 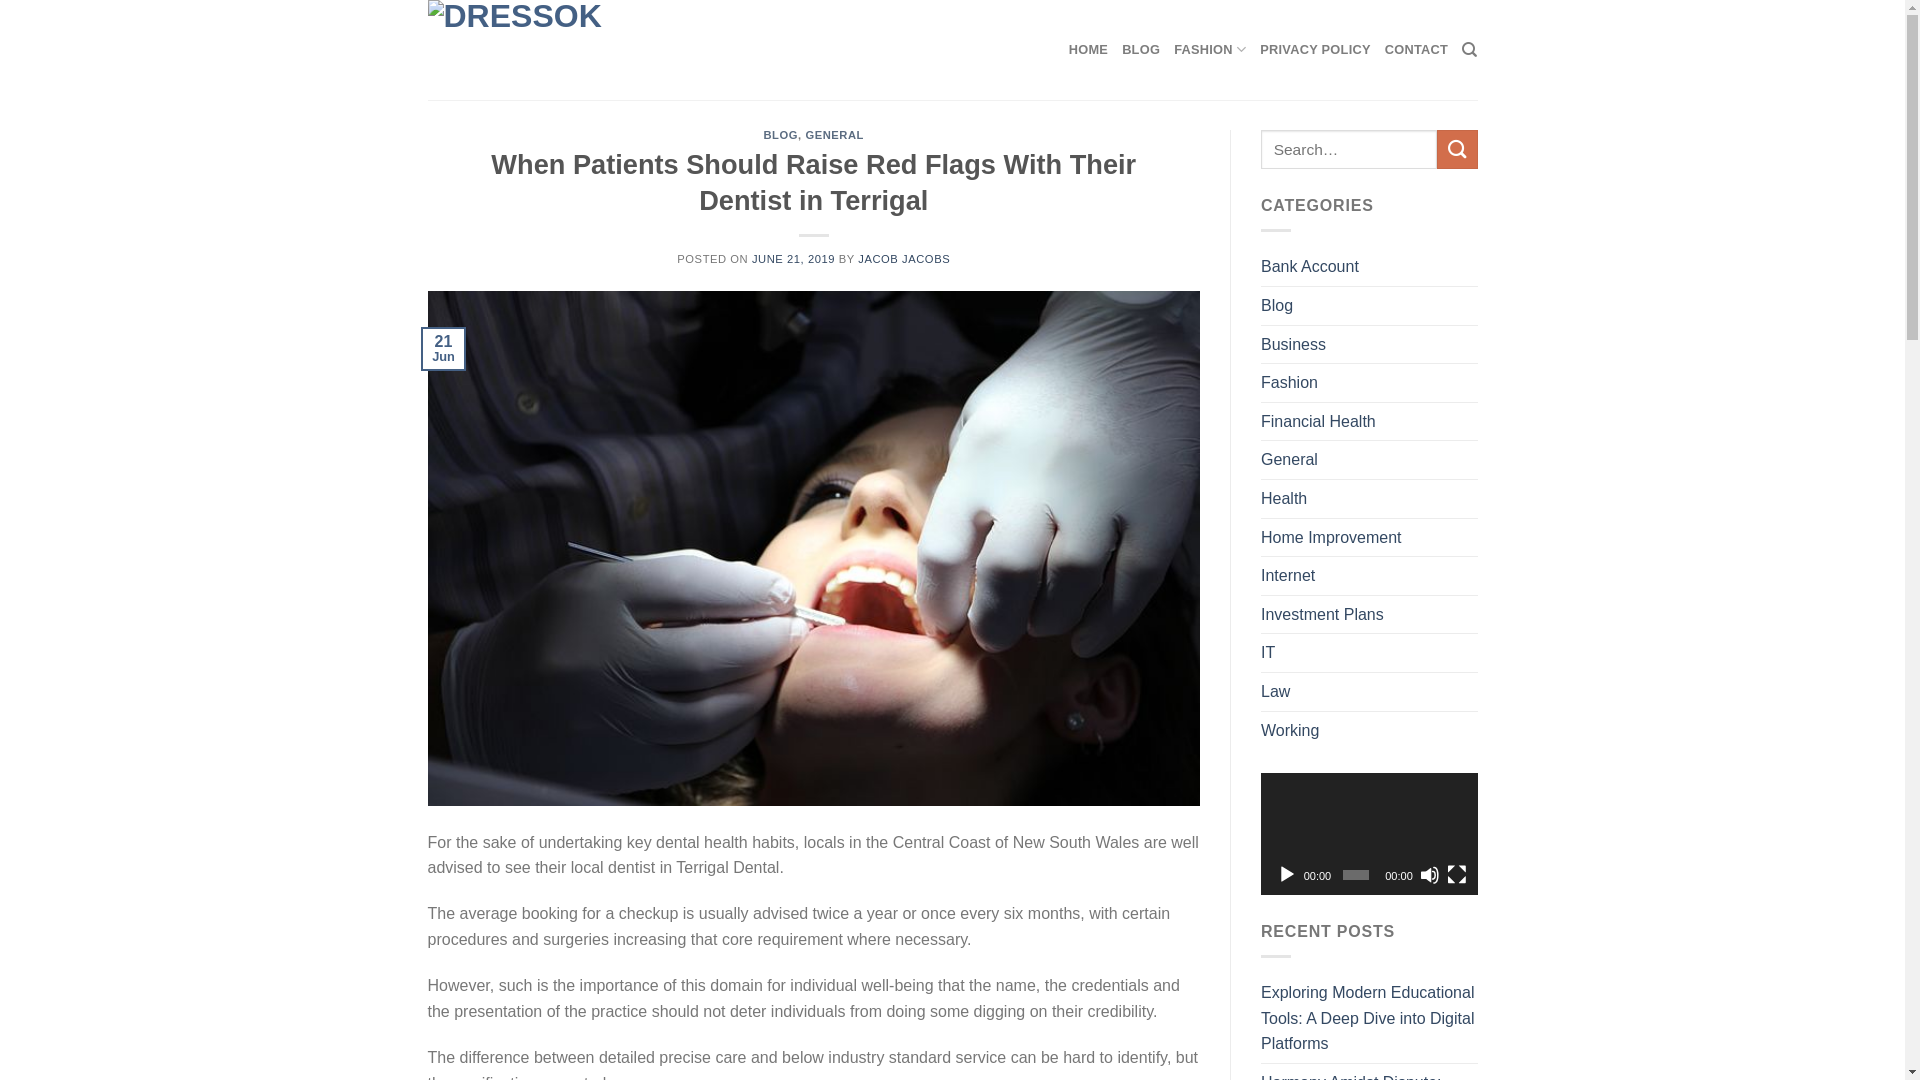 What do you see at coordinates (1274, 690) in the screenshot?
I see `'Law'` at bounding box center [1274, 690].